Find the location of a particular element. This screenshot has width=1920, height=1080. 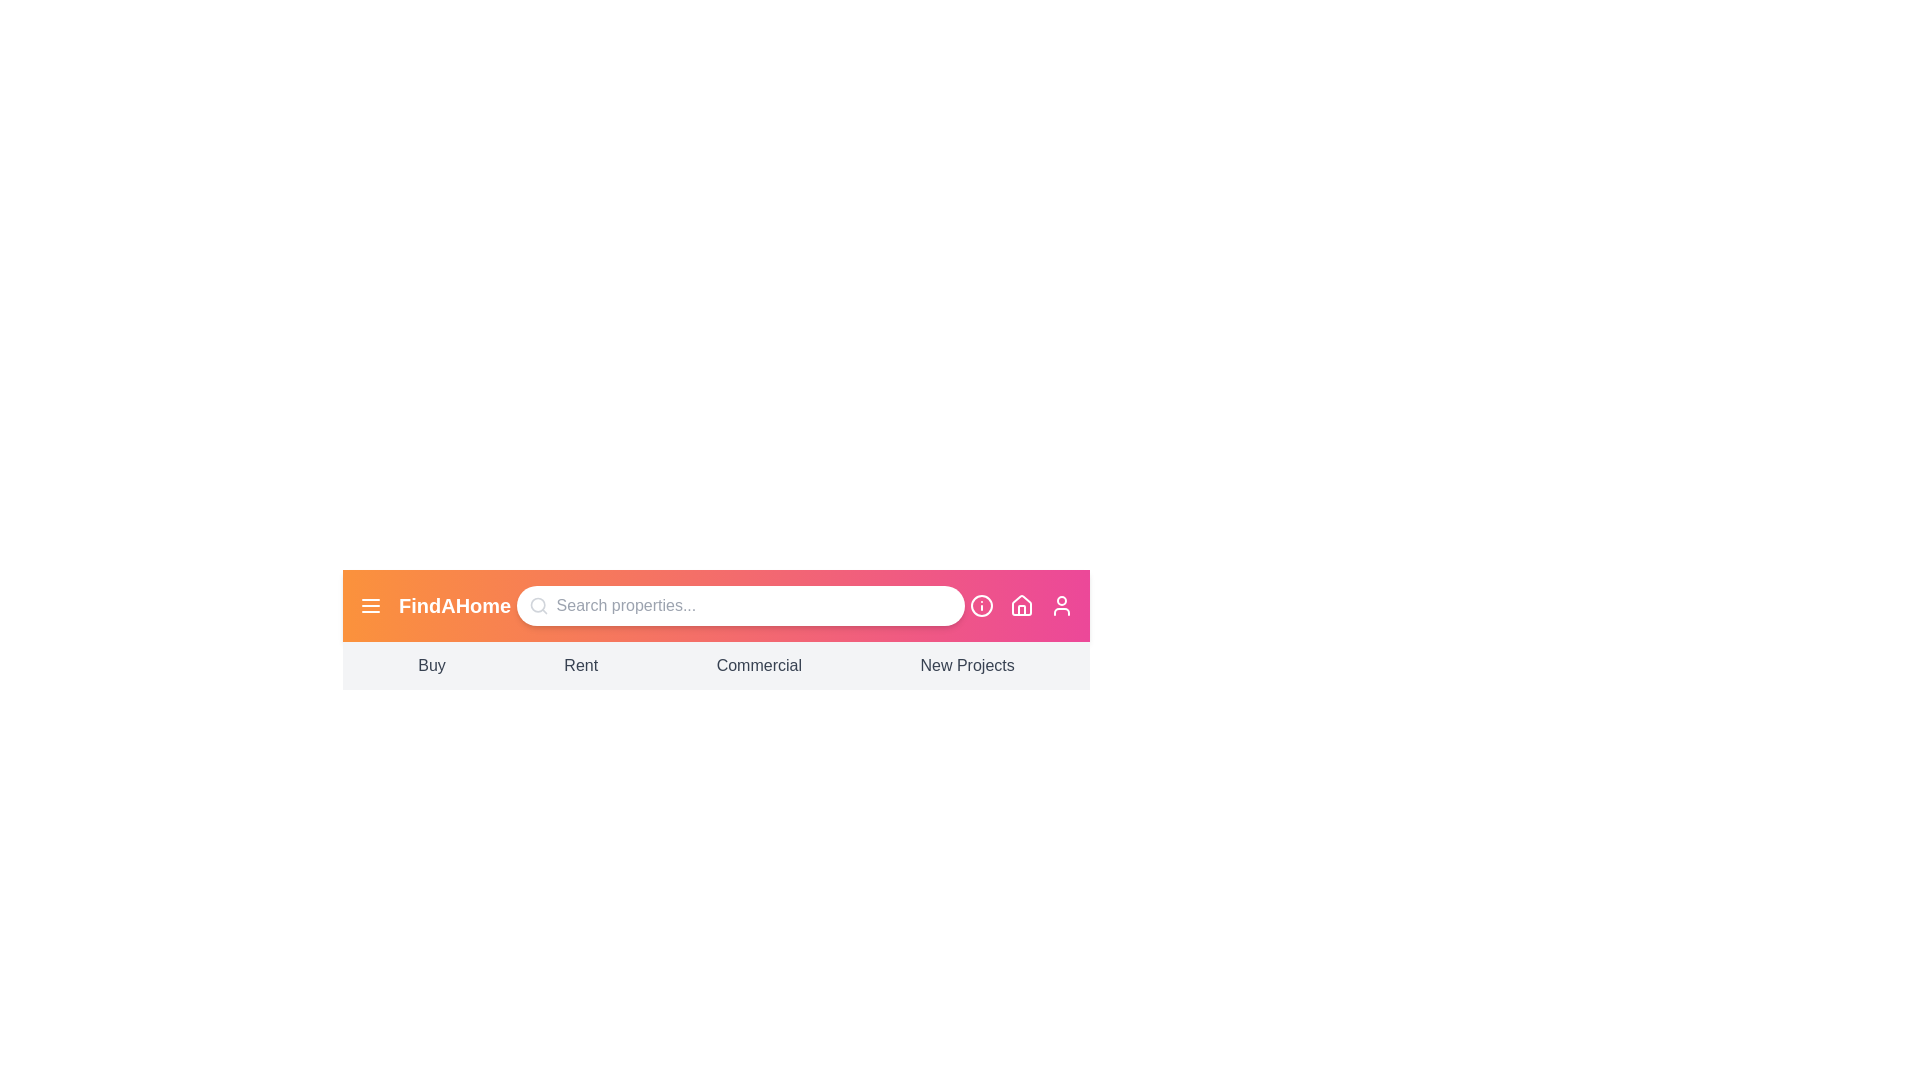

the 'Home' icon in the navigation bar to return to the home page is located at coordinates (1022, 604).